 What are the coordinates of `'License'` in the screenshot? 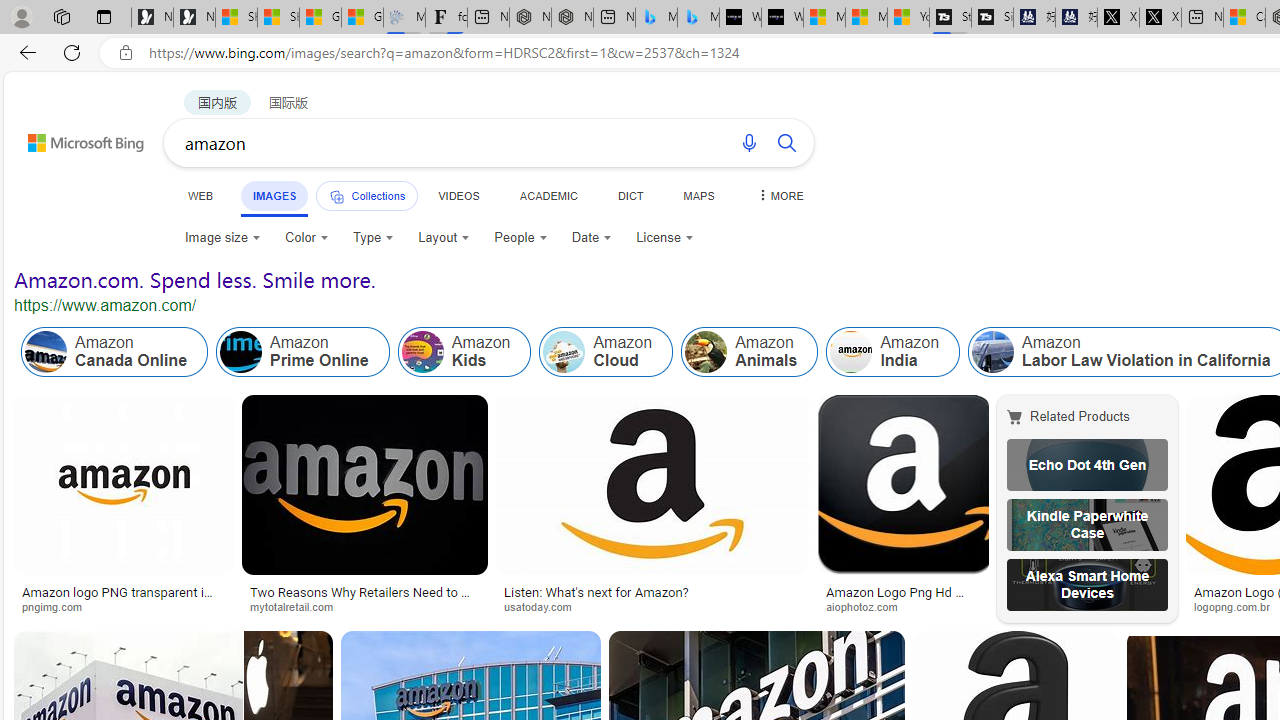 It's located at (664, 236).